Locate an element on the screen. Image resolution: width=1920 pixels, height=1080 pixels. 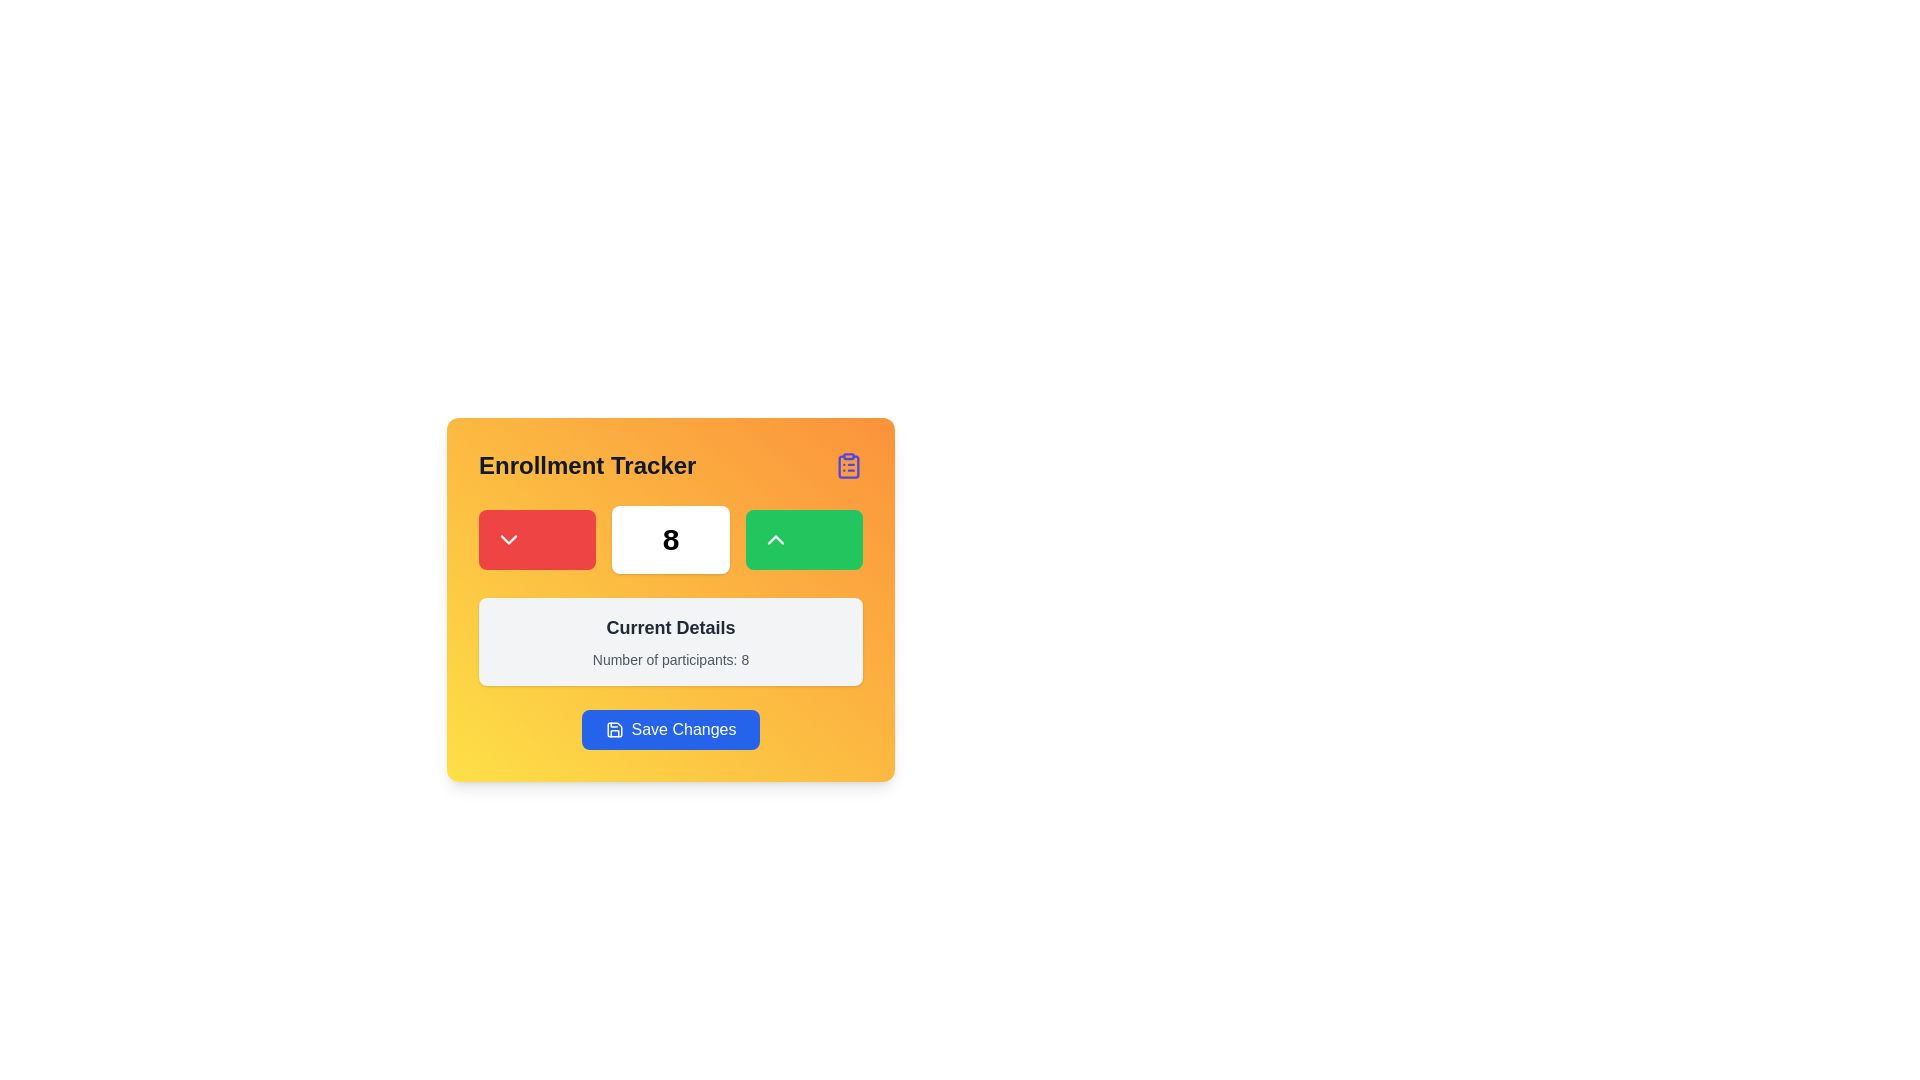
the submission button located at the bottom center of the 'Enrollment Tracker' card is located at coordinates (671, 729).